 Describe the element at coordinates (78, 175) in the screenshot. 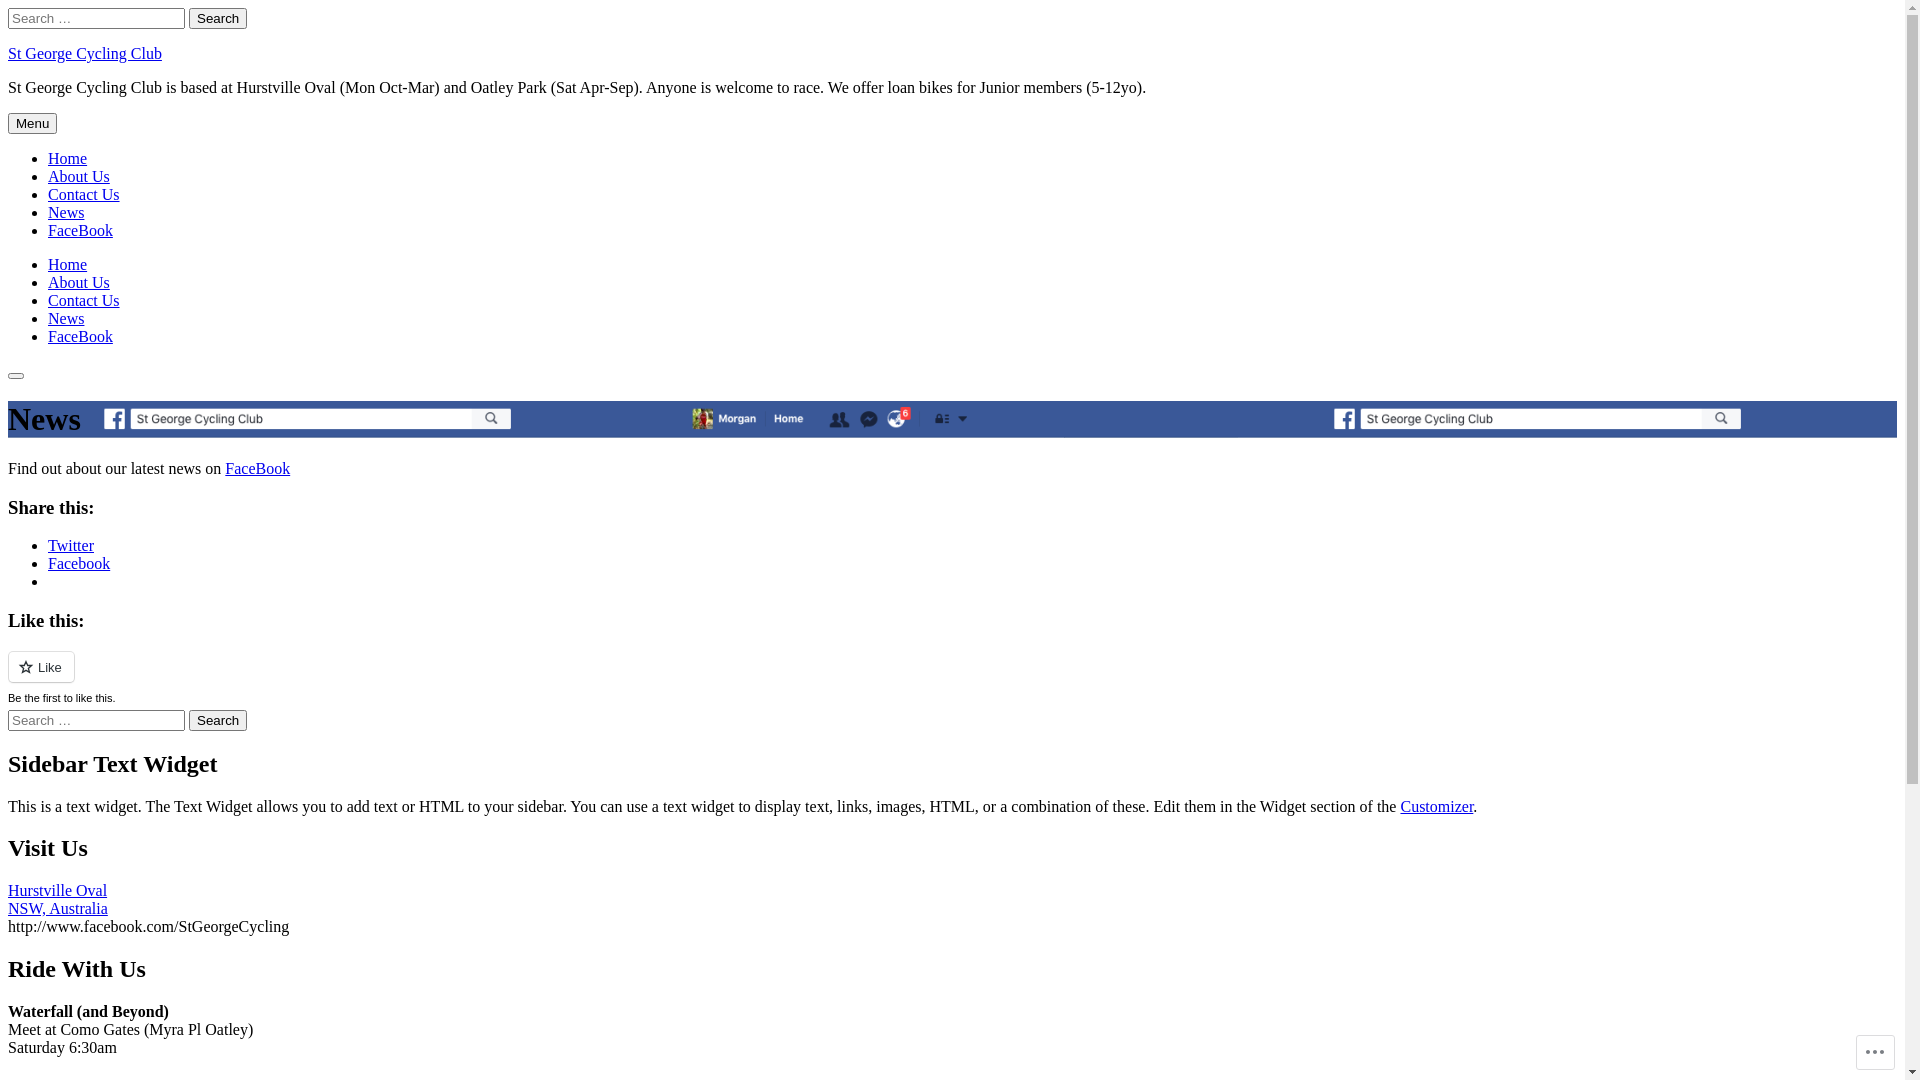

I see `'About Us'` at that location.